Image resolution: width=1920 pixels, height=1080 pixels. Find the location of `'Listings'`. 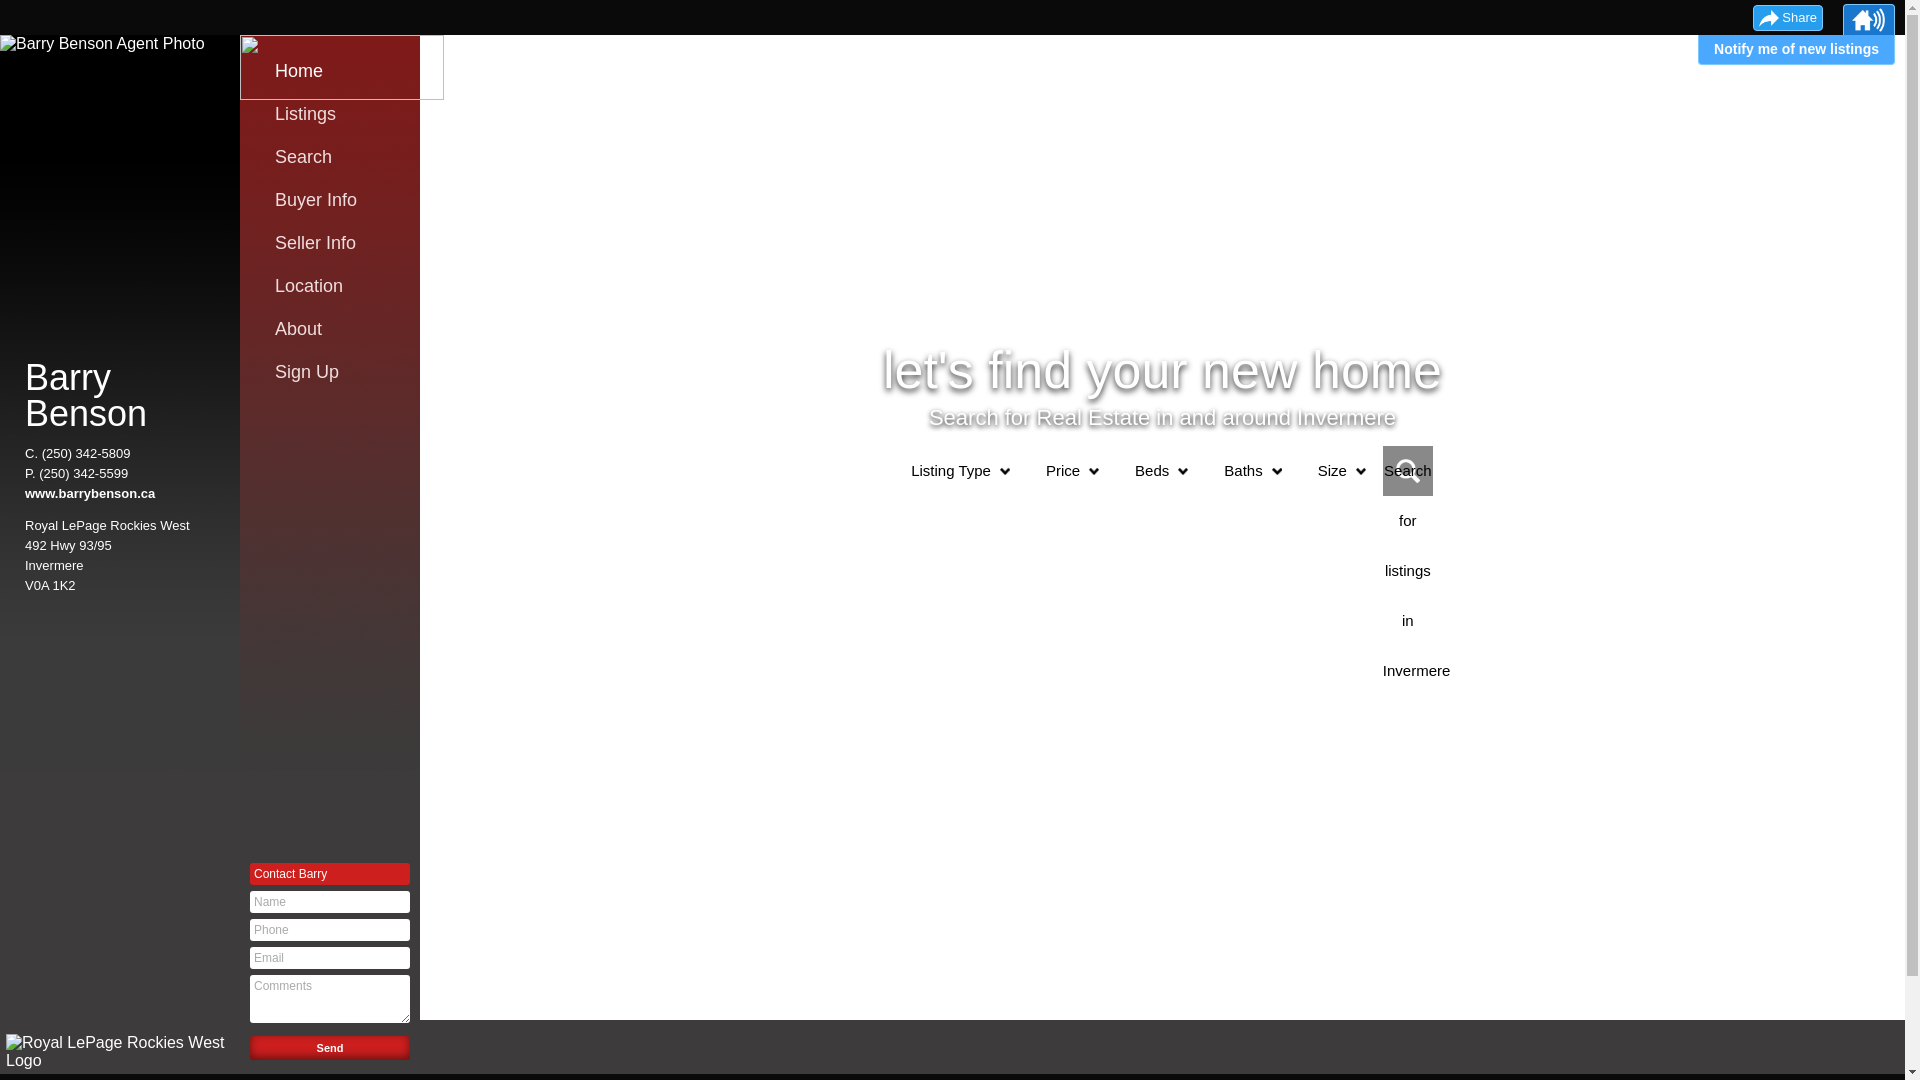

'Listings' is located at coordinates (273, 114).